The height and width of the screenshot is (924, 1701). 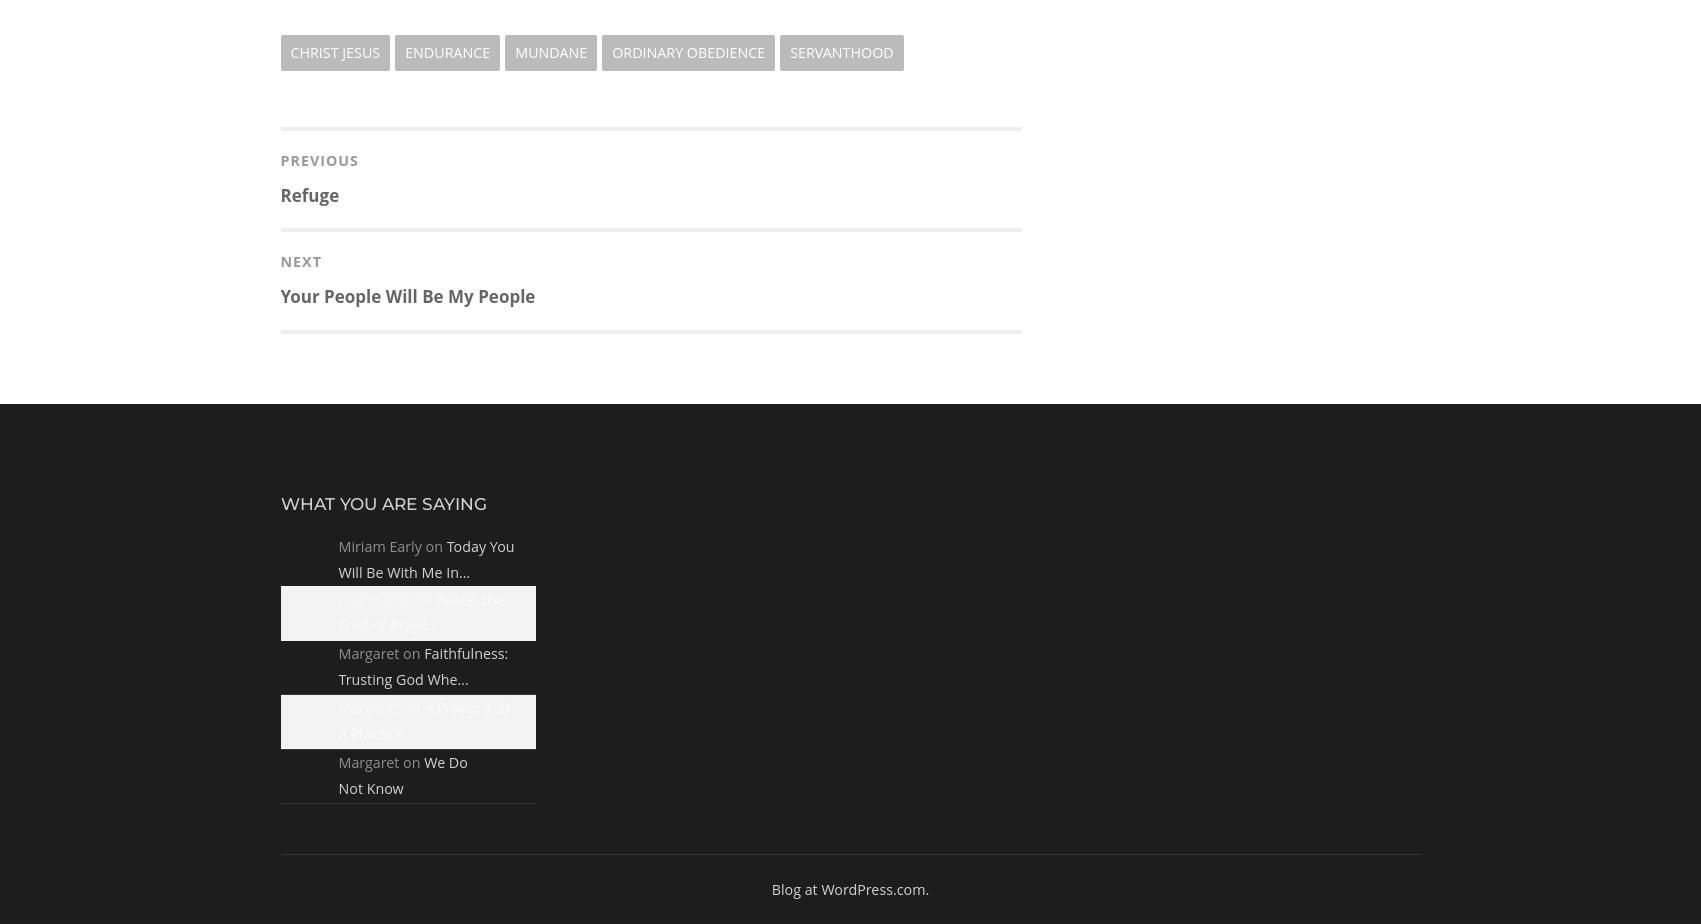 I want to click on 'Christ Jesus', so click(x=334, y=52).